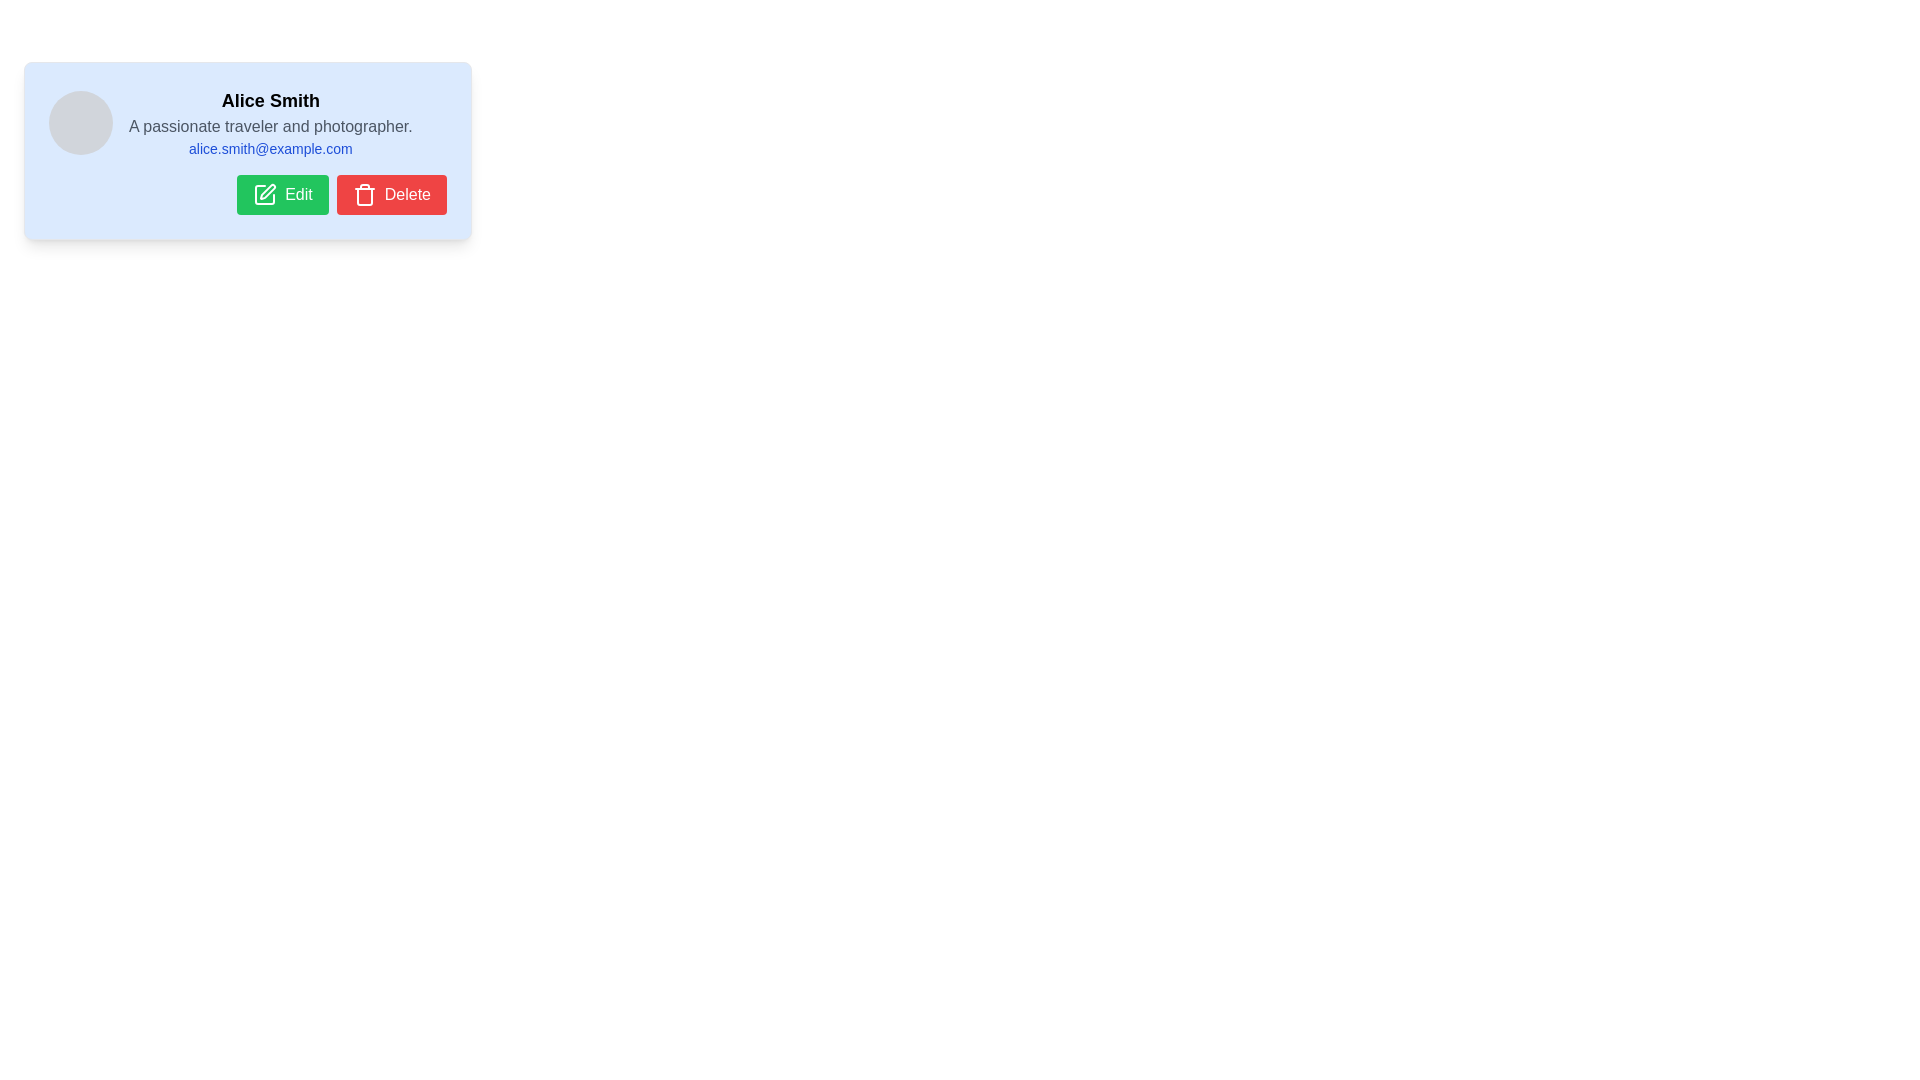 The image size is (1920, 1080). What do you see at coordinates (269, 100) in the screenshot?
I see `the text label that reads 'Alice Smith', which is bold and larger than surrounding text, located at the upper left section of the interface` at bounding box center [269, 100].